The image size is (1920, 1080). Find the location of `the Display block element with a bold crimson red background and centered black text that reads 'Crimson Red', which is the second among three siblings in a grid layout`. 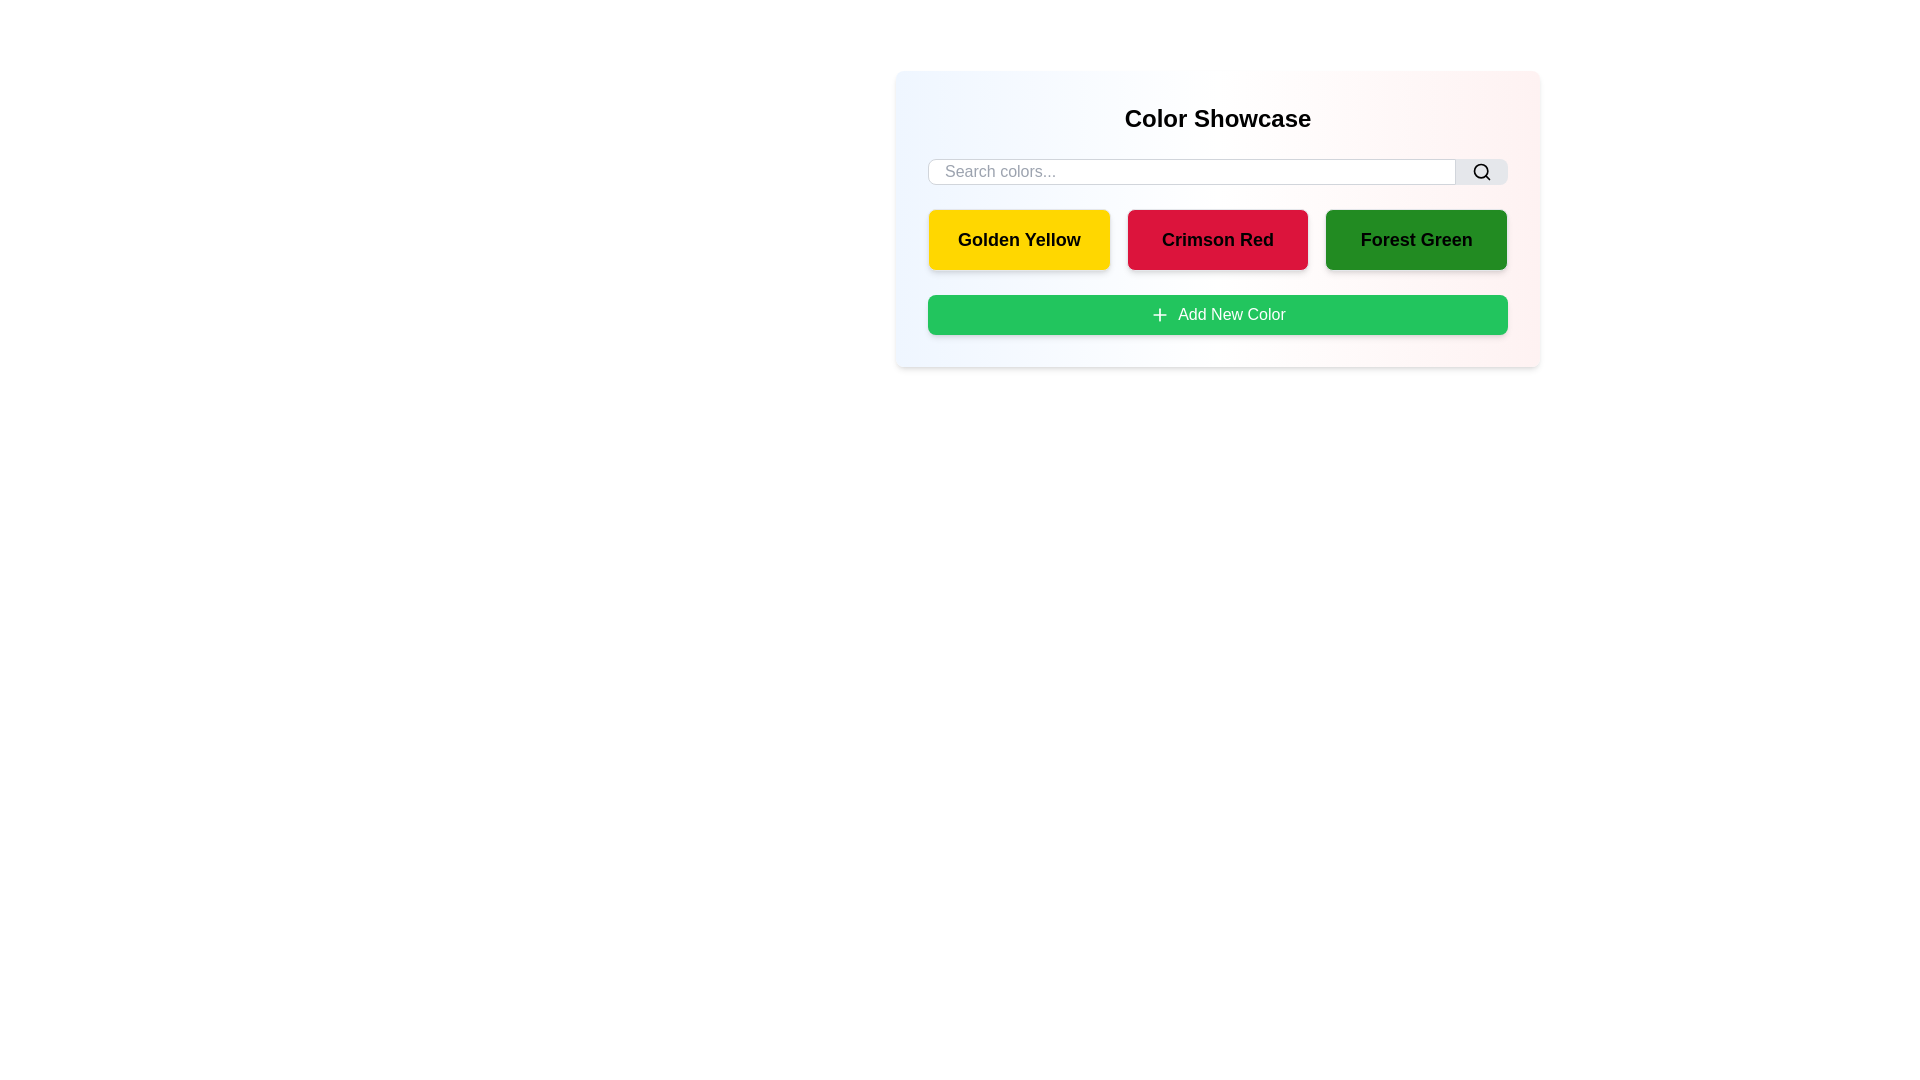

the Display block element with a bold crimson red background and centered black text that reads 'Crimson Red', which is the second among three siblings in a grid layout is located at coordinates (1217, 238).